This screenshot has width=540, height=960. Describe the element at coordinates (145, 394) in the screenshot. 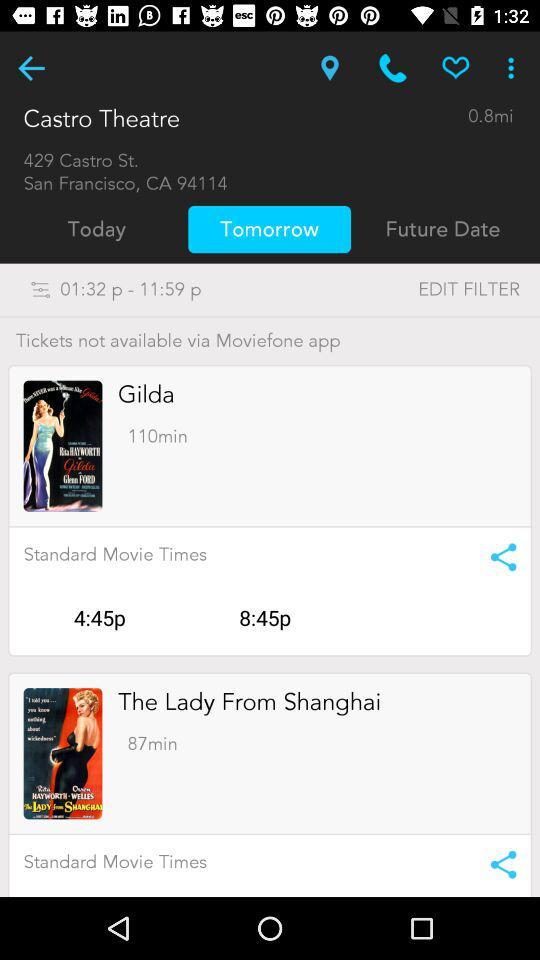

I see `the item above 110min item` at that location.